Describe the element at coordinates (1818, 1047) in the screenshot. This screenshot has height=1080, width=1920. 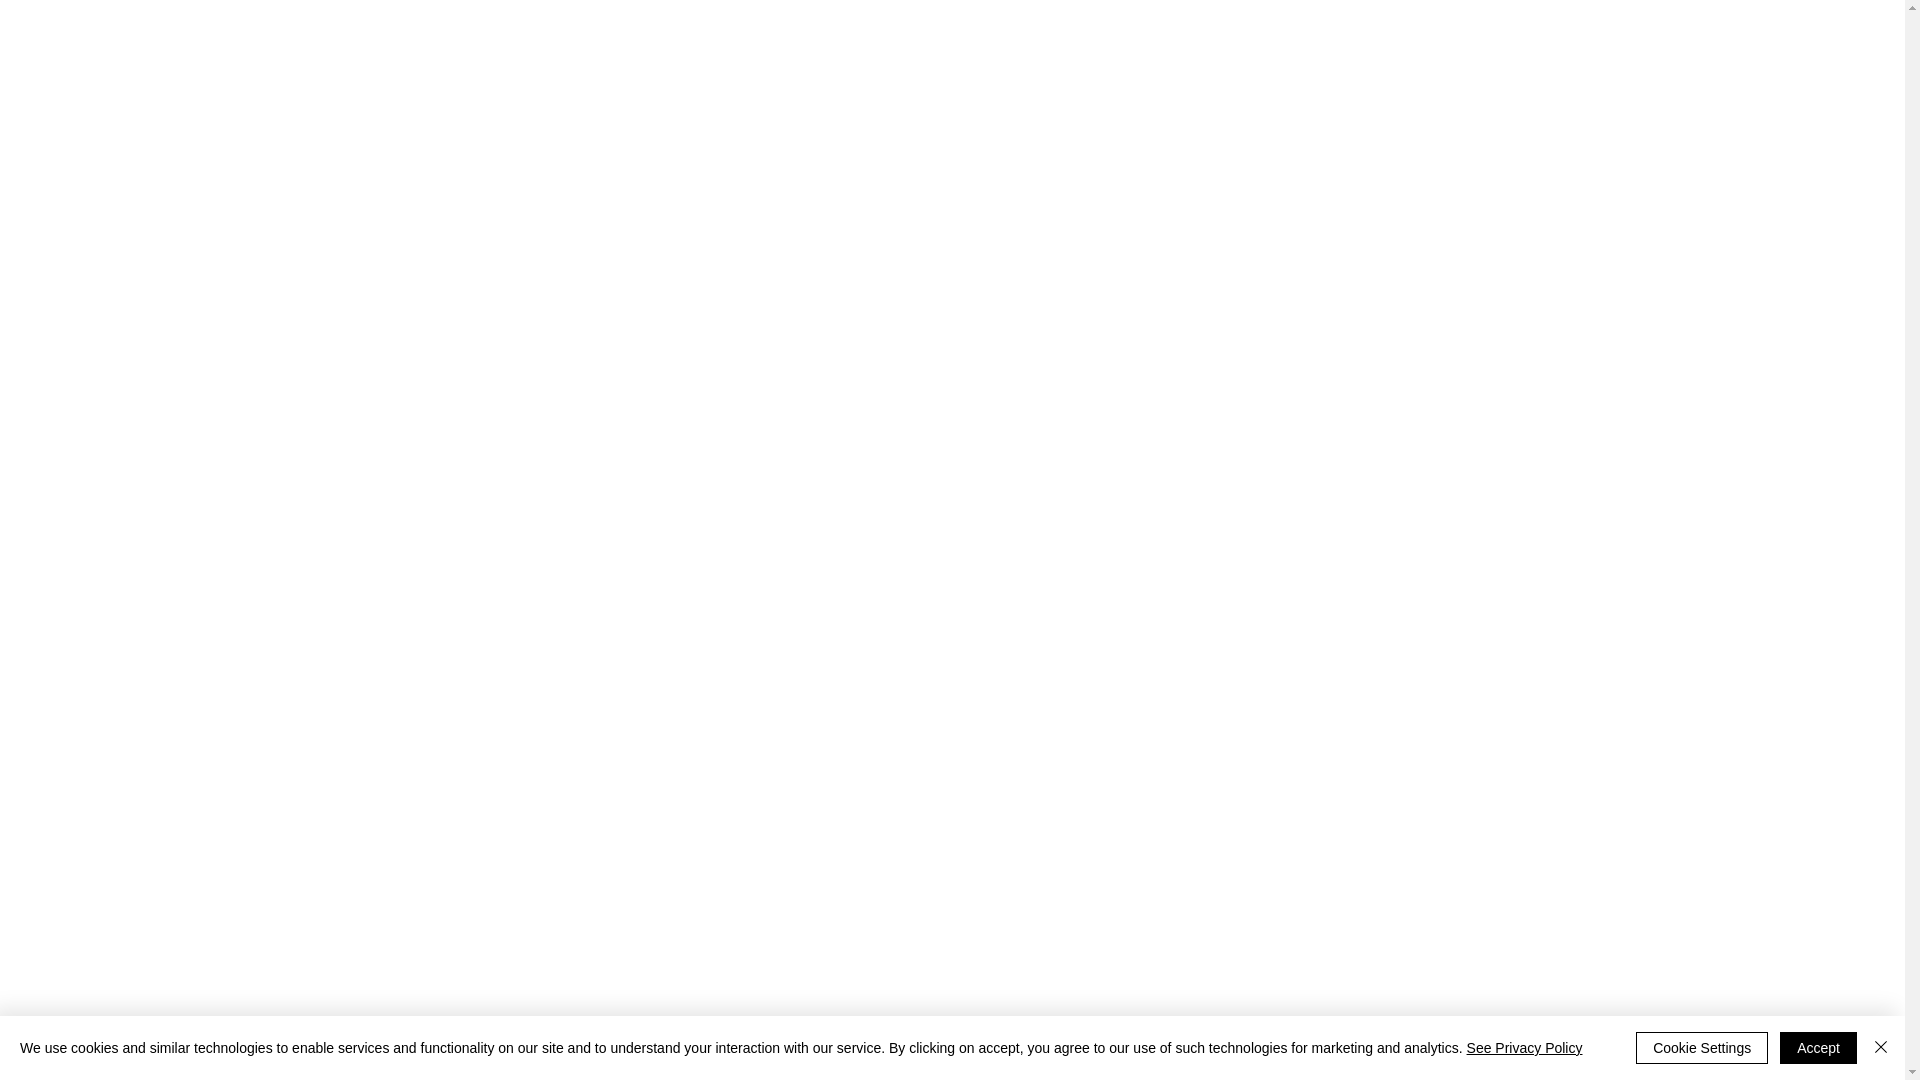
I see `'Accept'` at that location.